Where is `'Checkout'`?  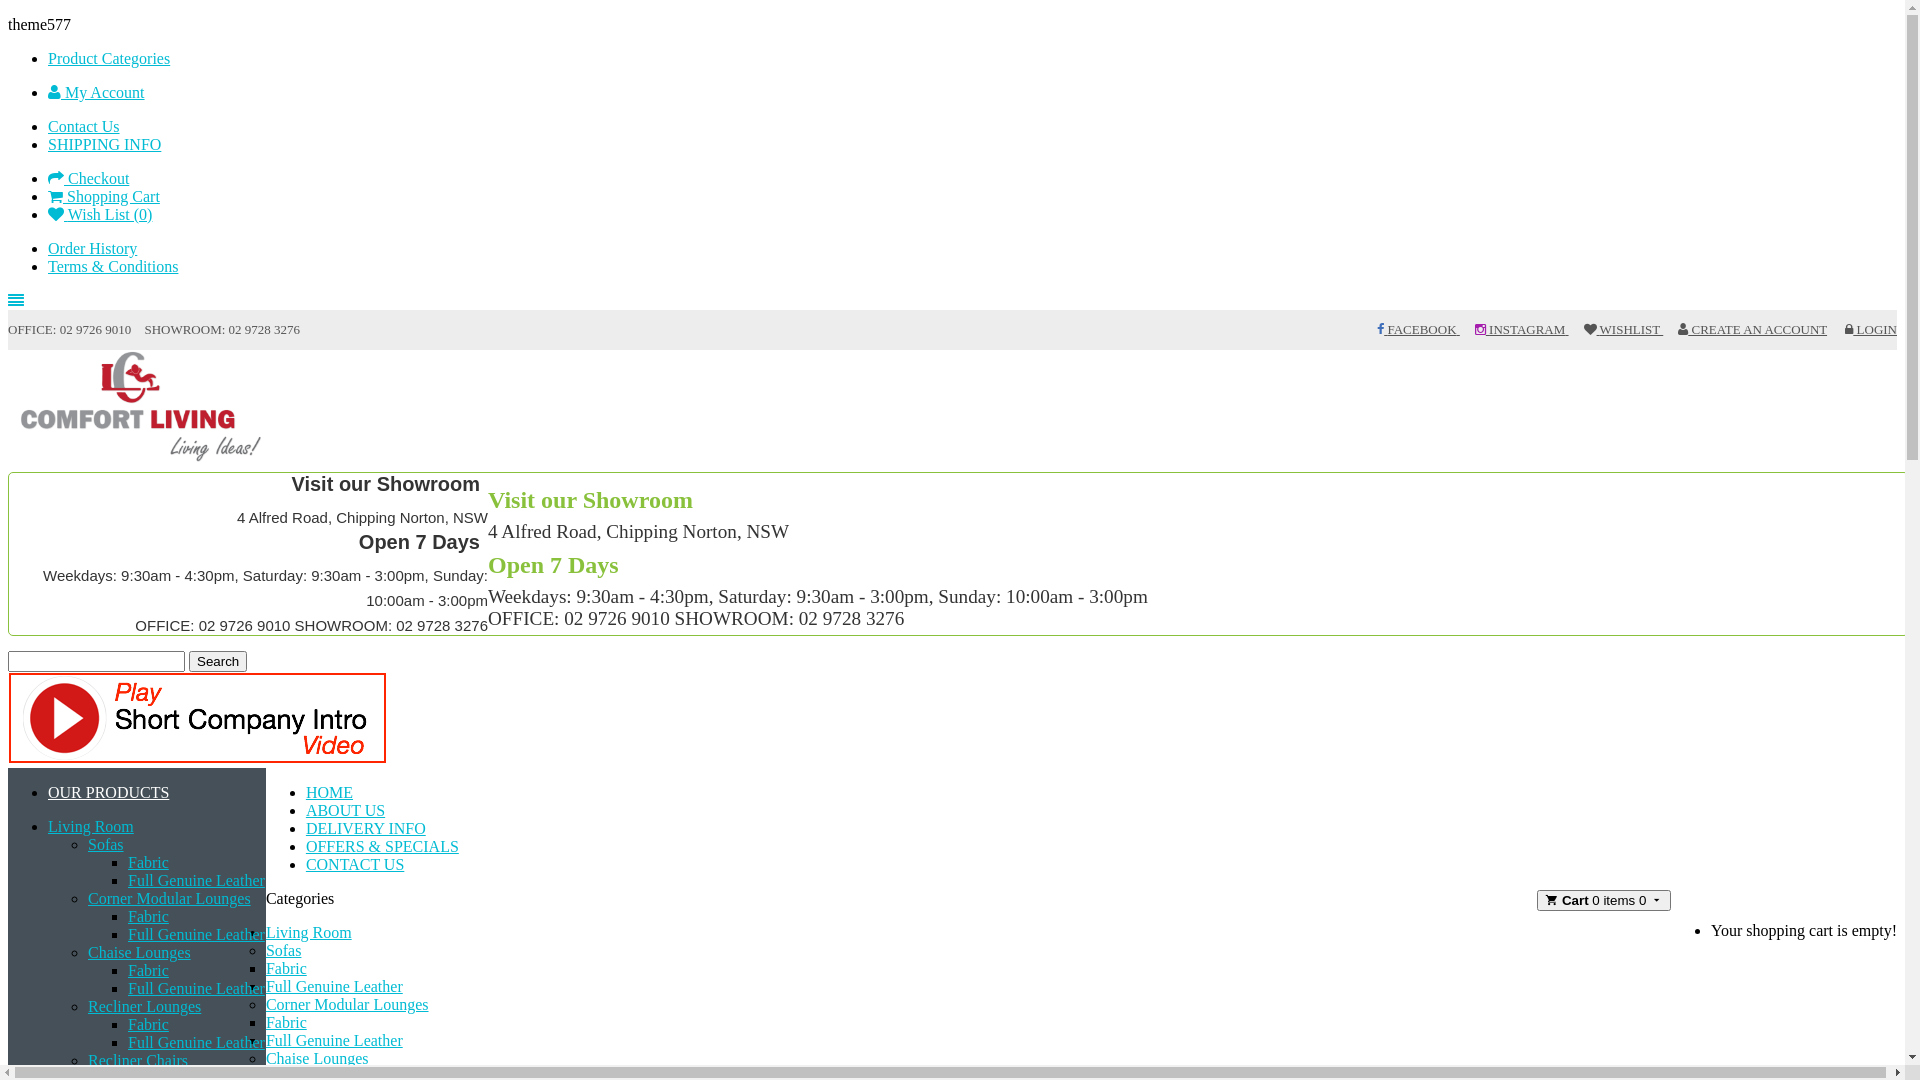 'Checkout' is located at coordinates (87, 177).